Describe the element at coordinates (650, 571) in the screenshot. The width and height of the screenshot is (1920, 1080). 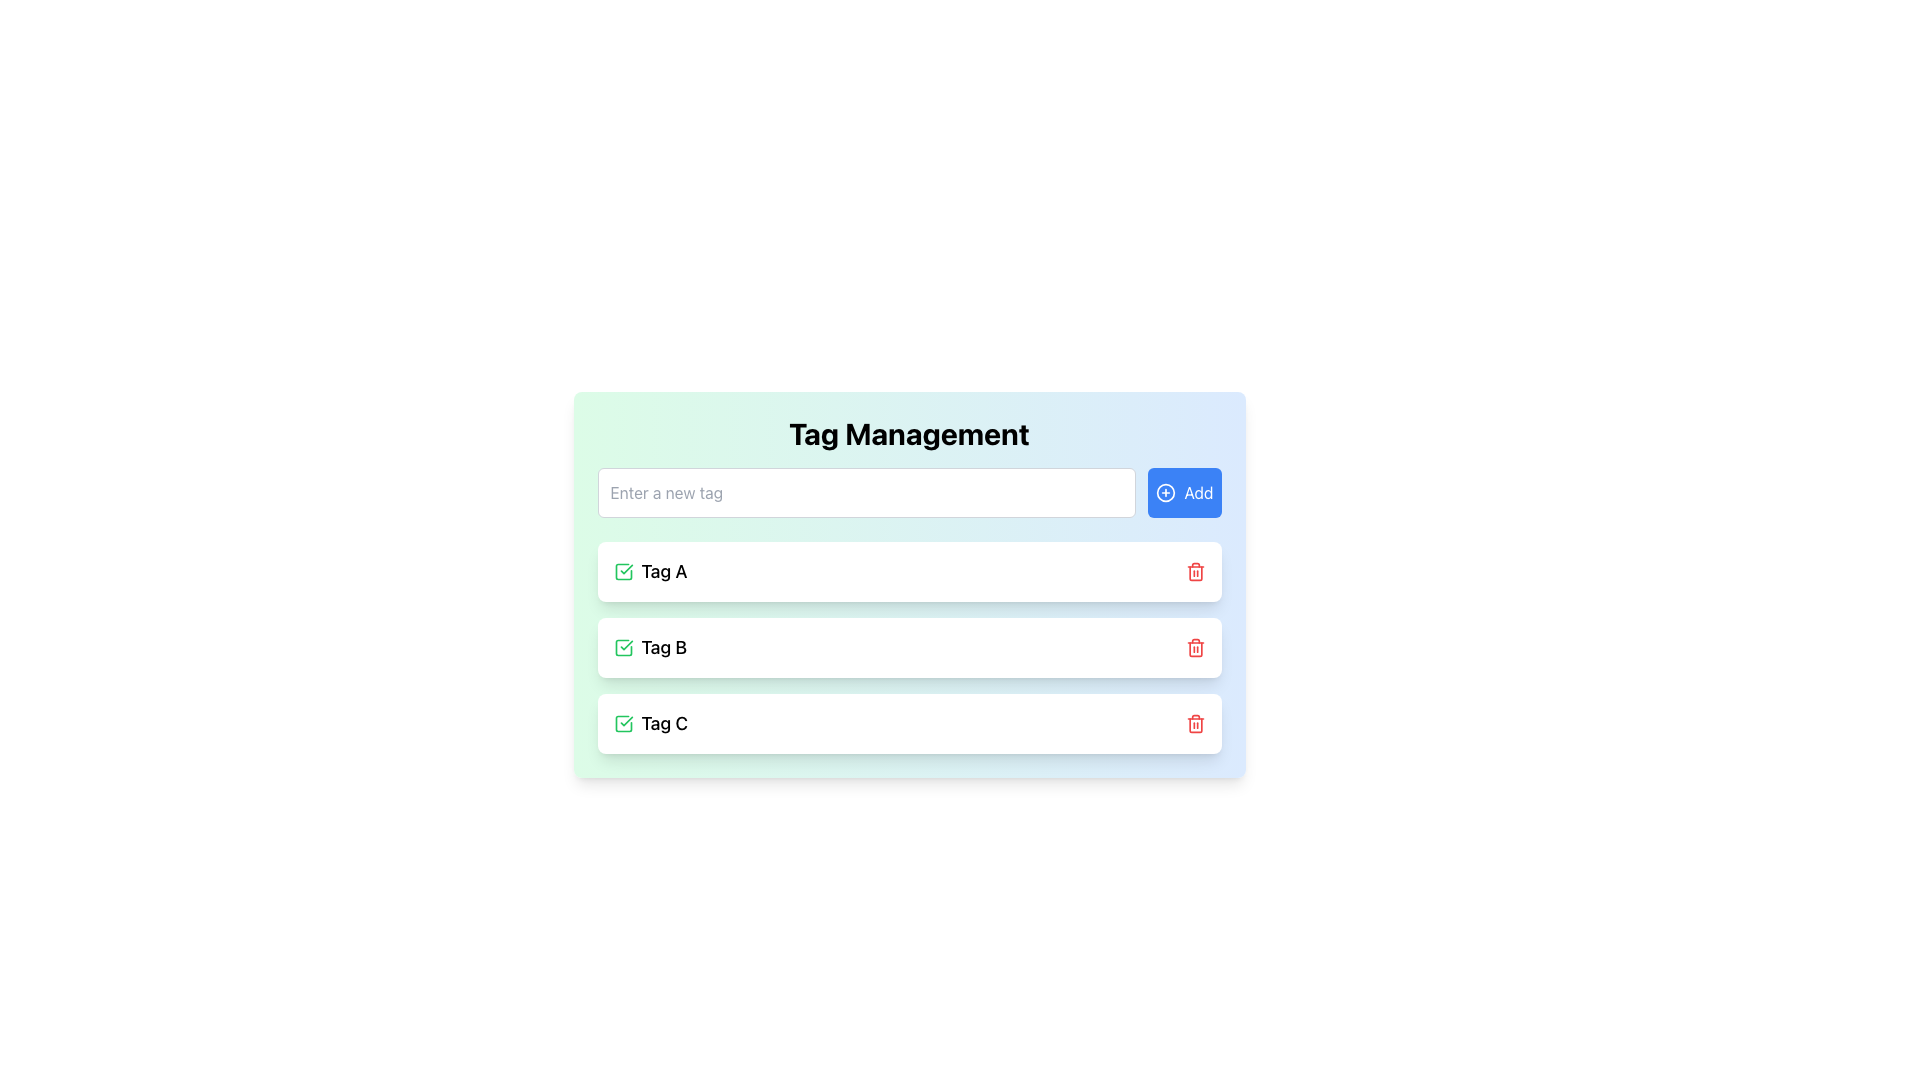
I see `the 'Tag A' text element, which is adjacent to a green checkmark icon` at that location.